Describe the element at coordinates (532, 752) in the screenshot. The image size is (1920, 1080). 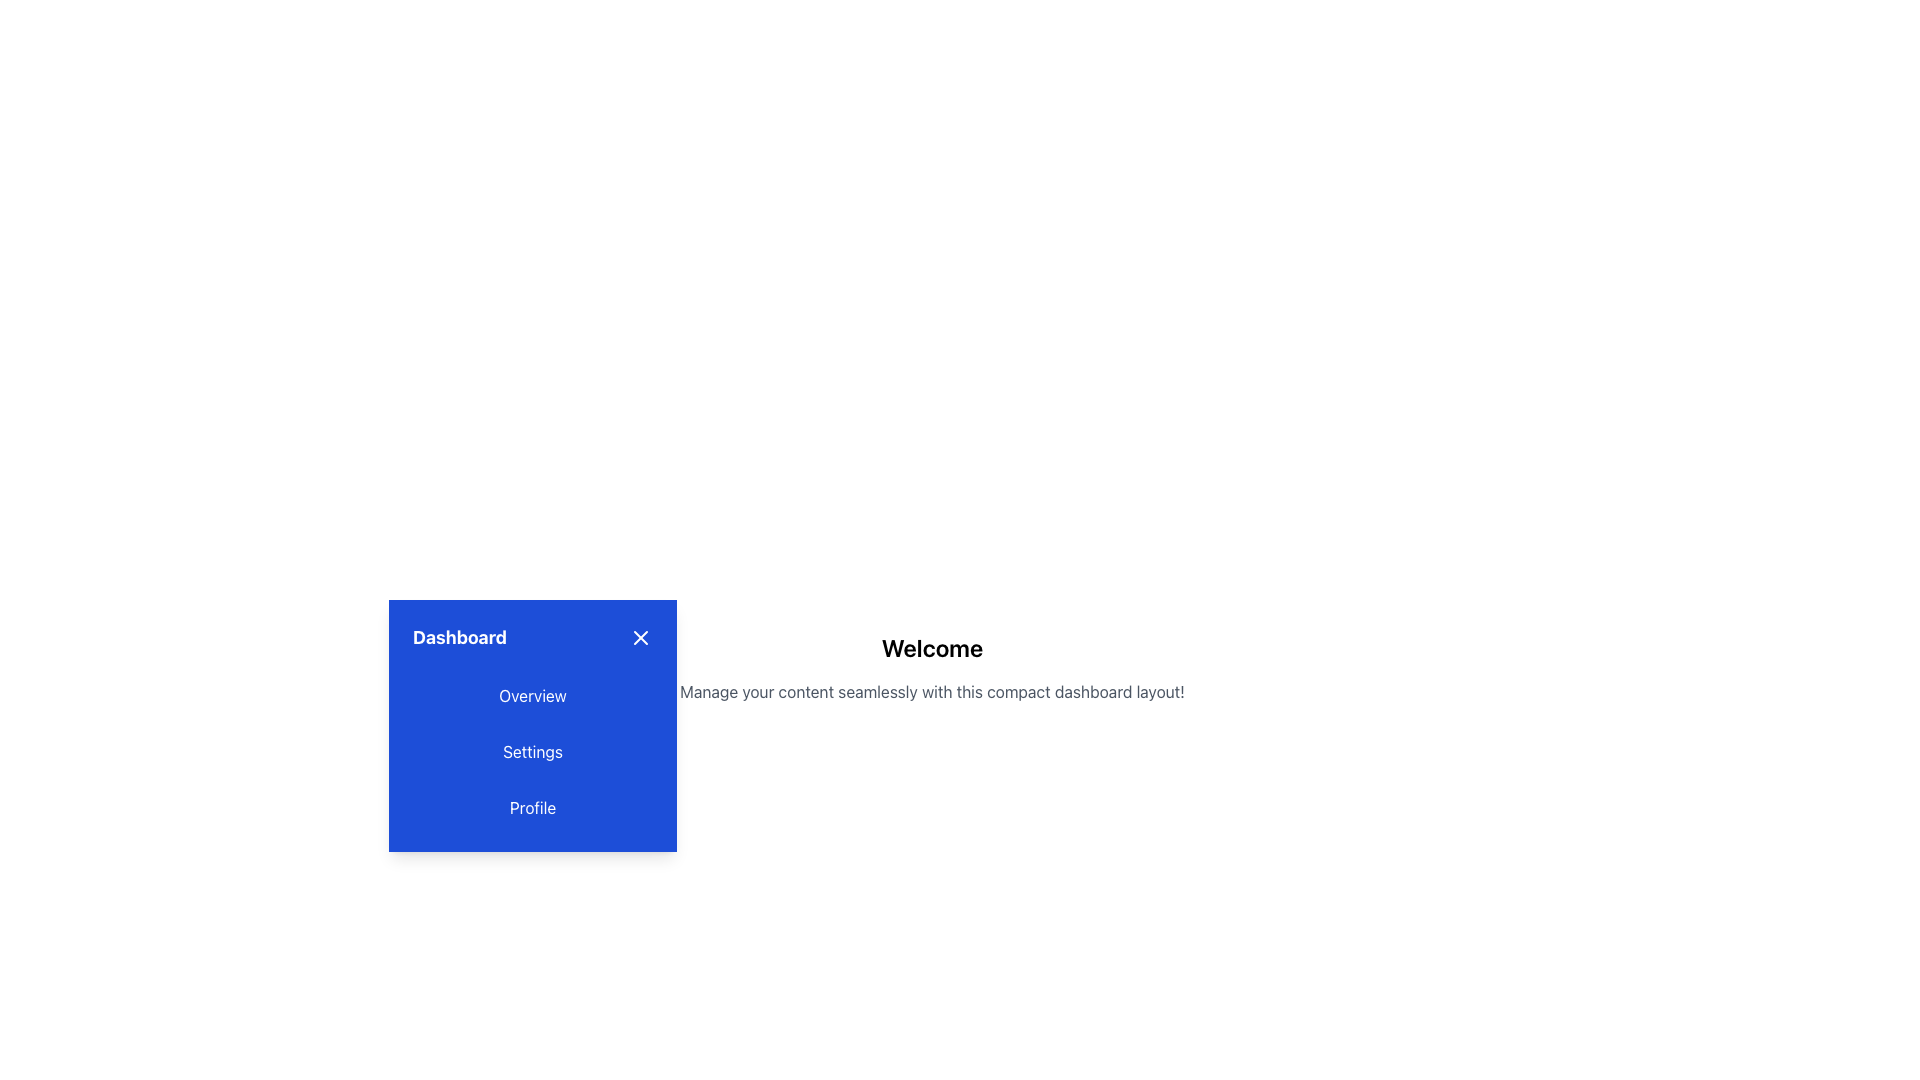
I see `the 'Settings' button located in the sidebar menu` at that location.